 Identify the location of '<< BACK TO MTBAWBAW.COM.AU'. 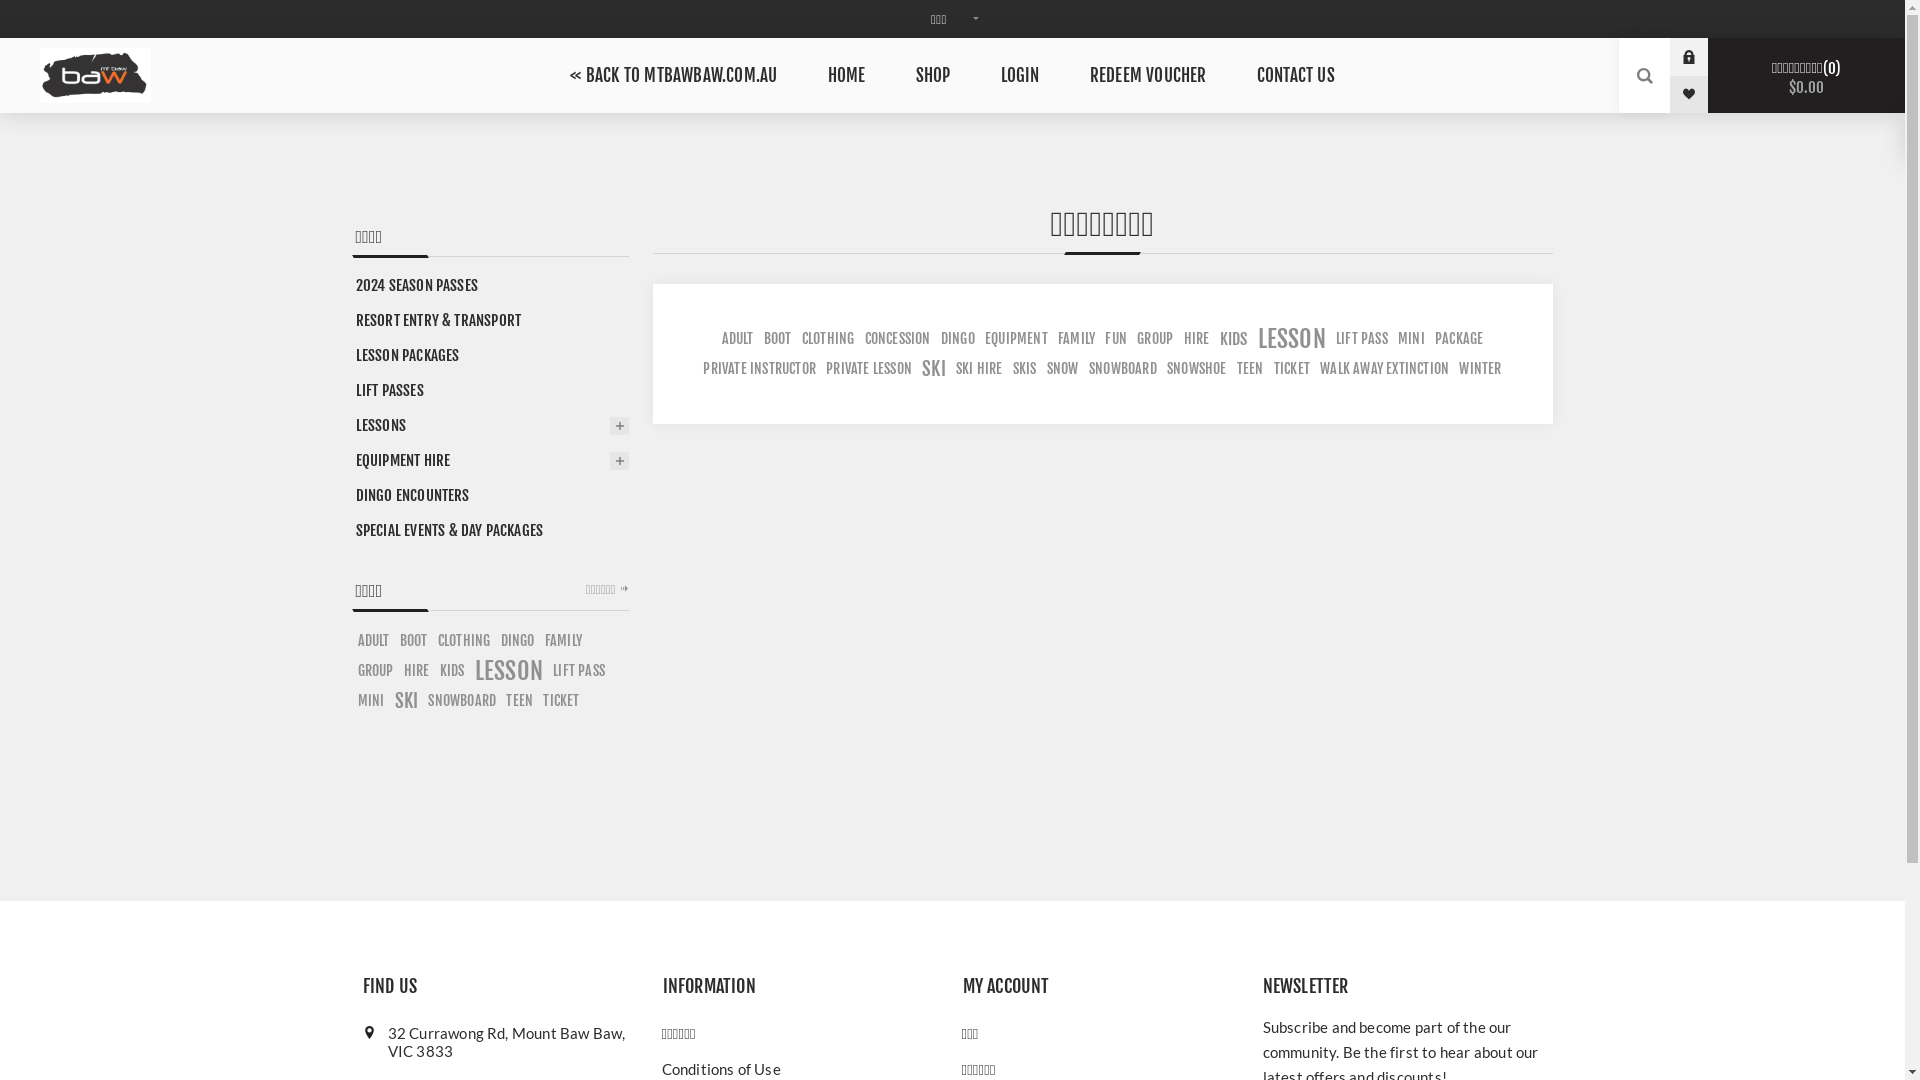
(673, 74).